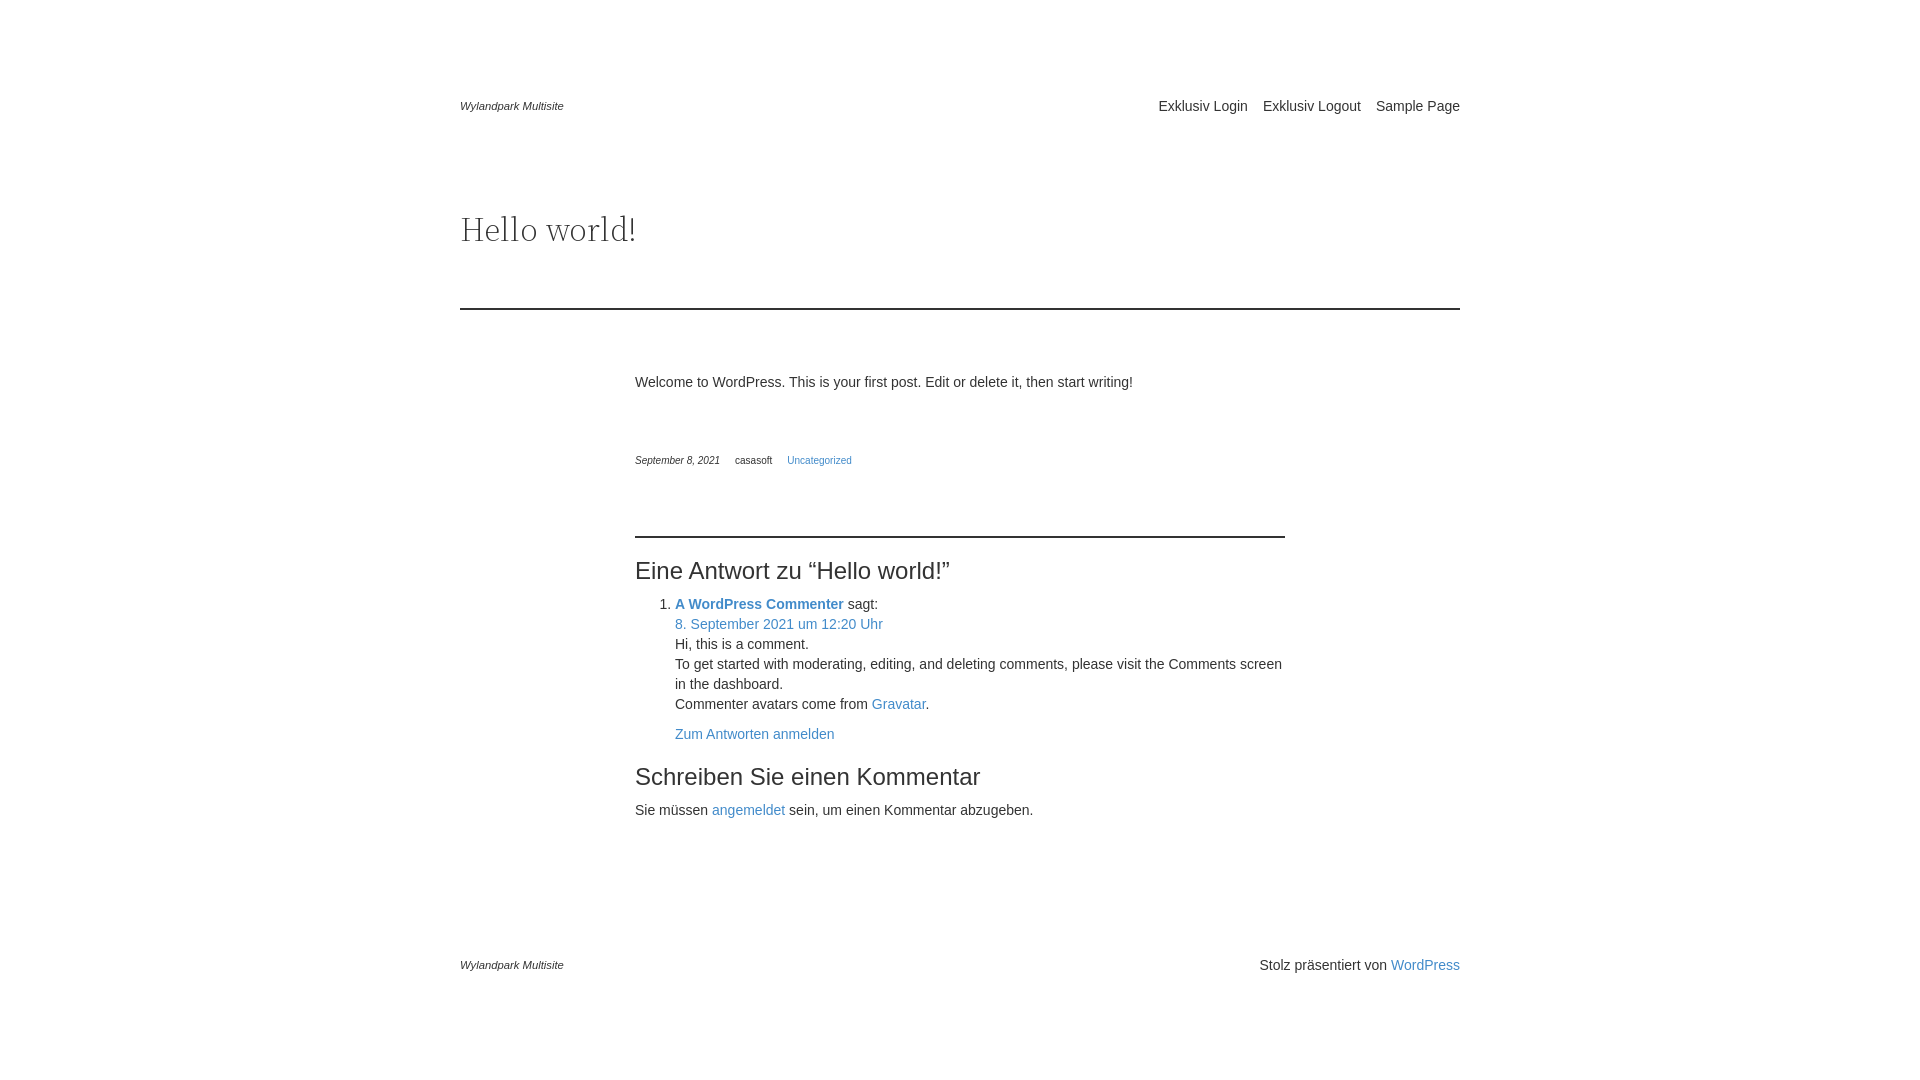 The width and height of the screenshot is (1920, 1080). Describe the element at coordinates (512, 105) in the screenshot. I see `'Wylandpark Multisite'` at that location.